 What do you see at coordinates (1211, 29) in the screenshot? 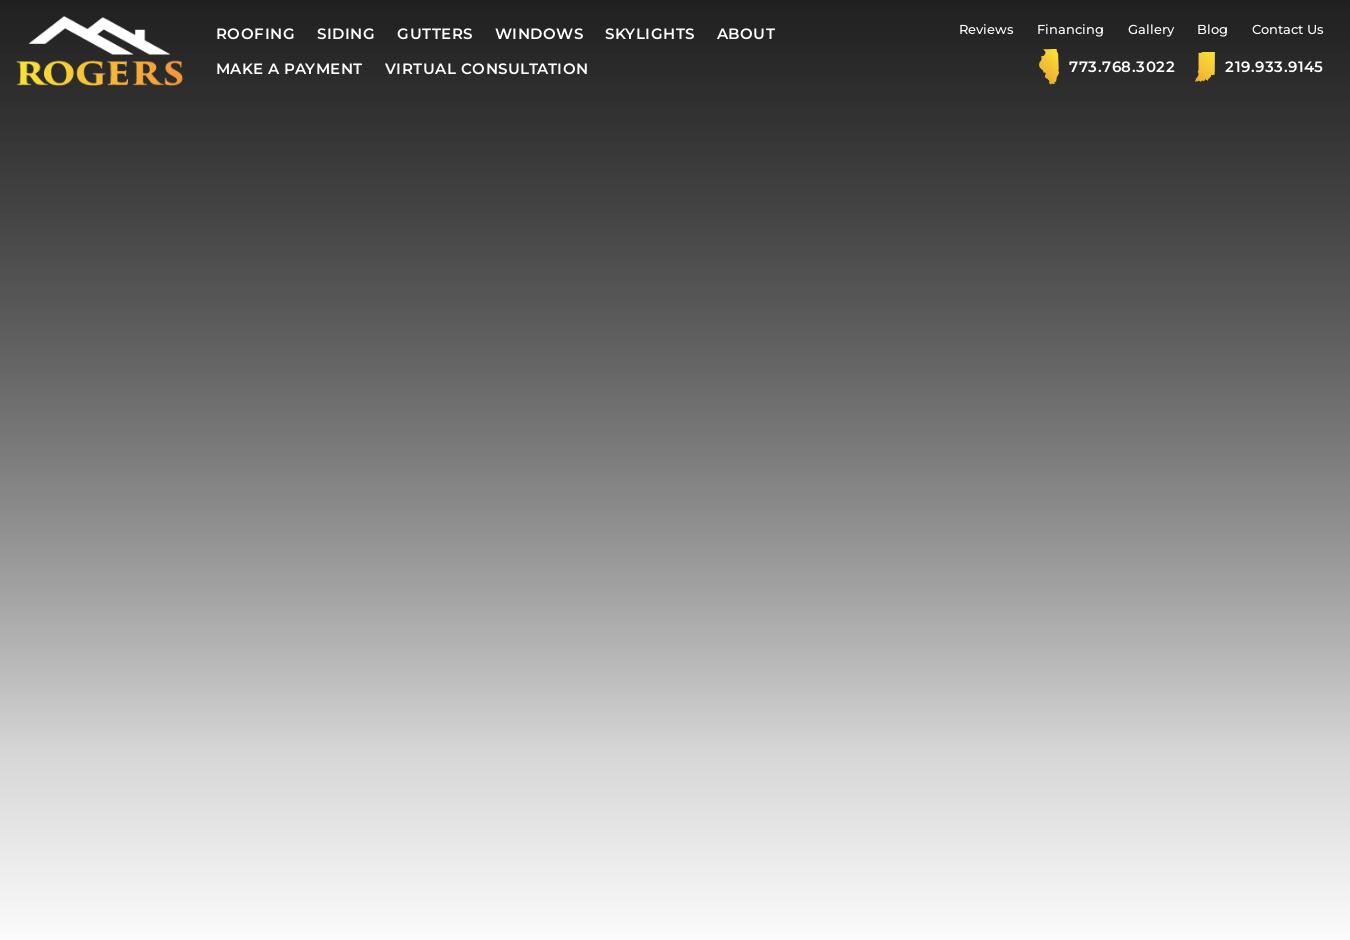
I see `'Blog'` at bounding box center [1211, 29].